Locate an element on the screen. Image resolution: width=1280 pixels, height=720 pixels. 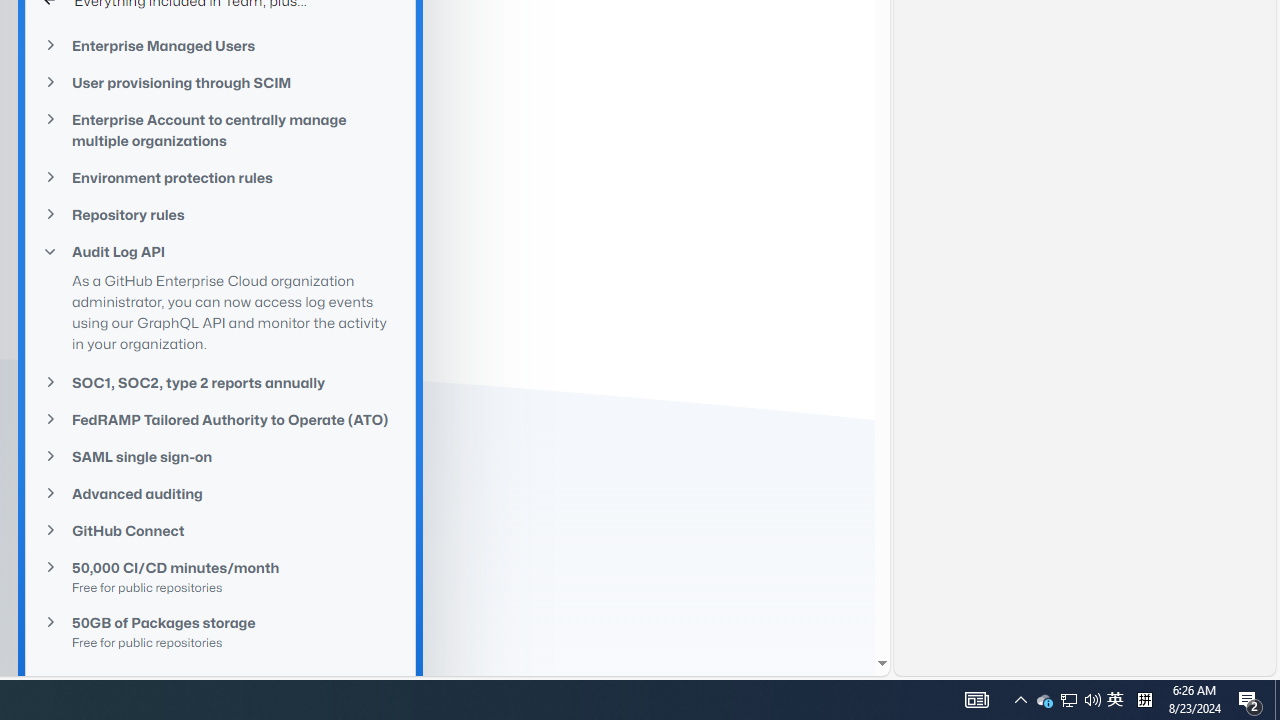
'GitHub Connect' is located at coordinates (220, 529).